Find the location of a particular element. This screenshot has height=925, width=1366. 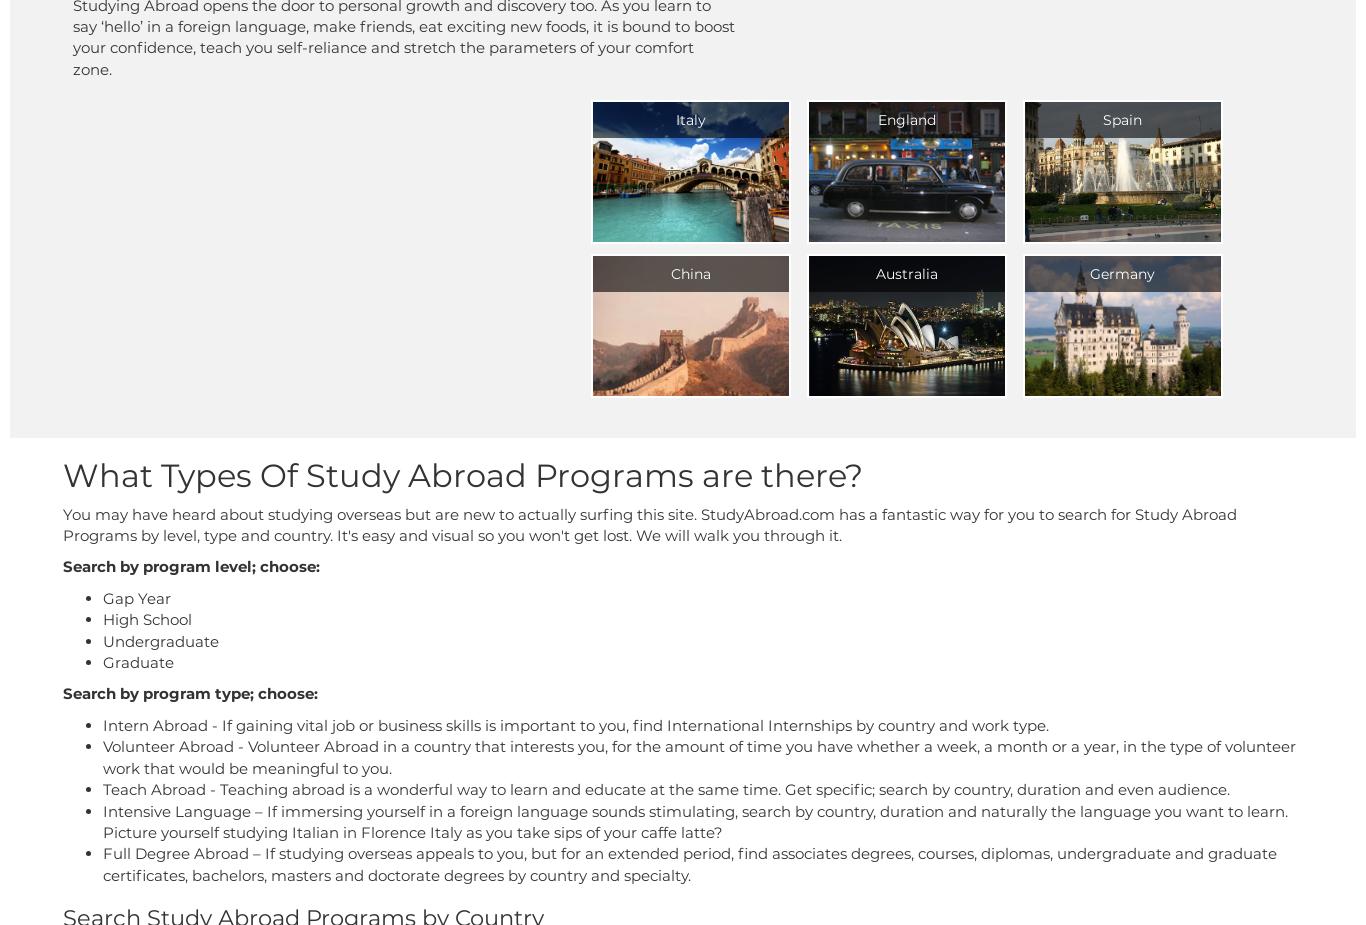

'Teach Abroad' is located at coordinates (155, 789).